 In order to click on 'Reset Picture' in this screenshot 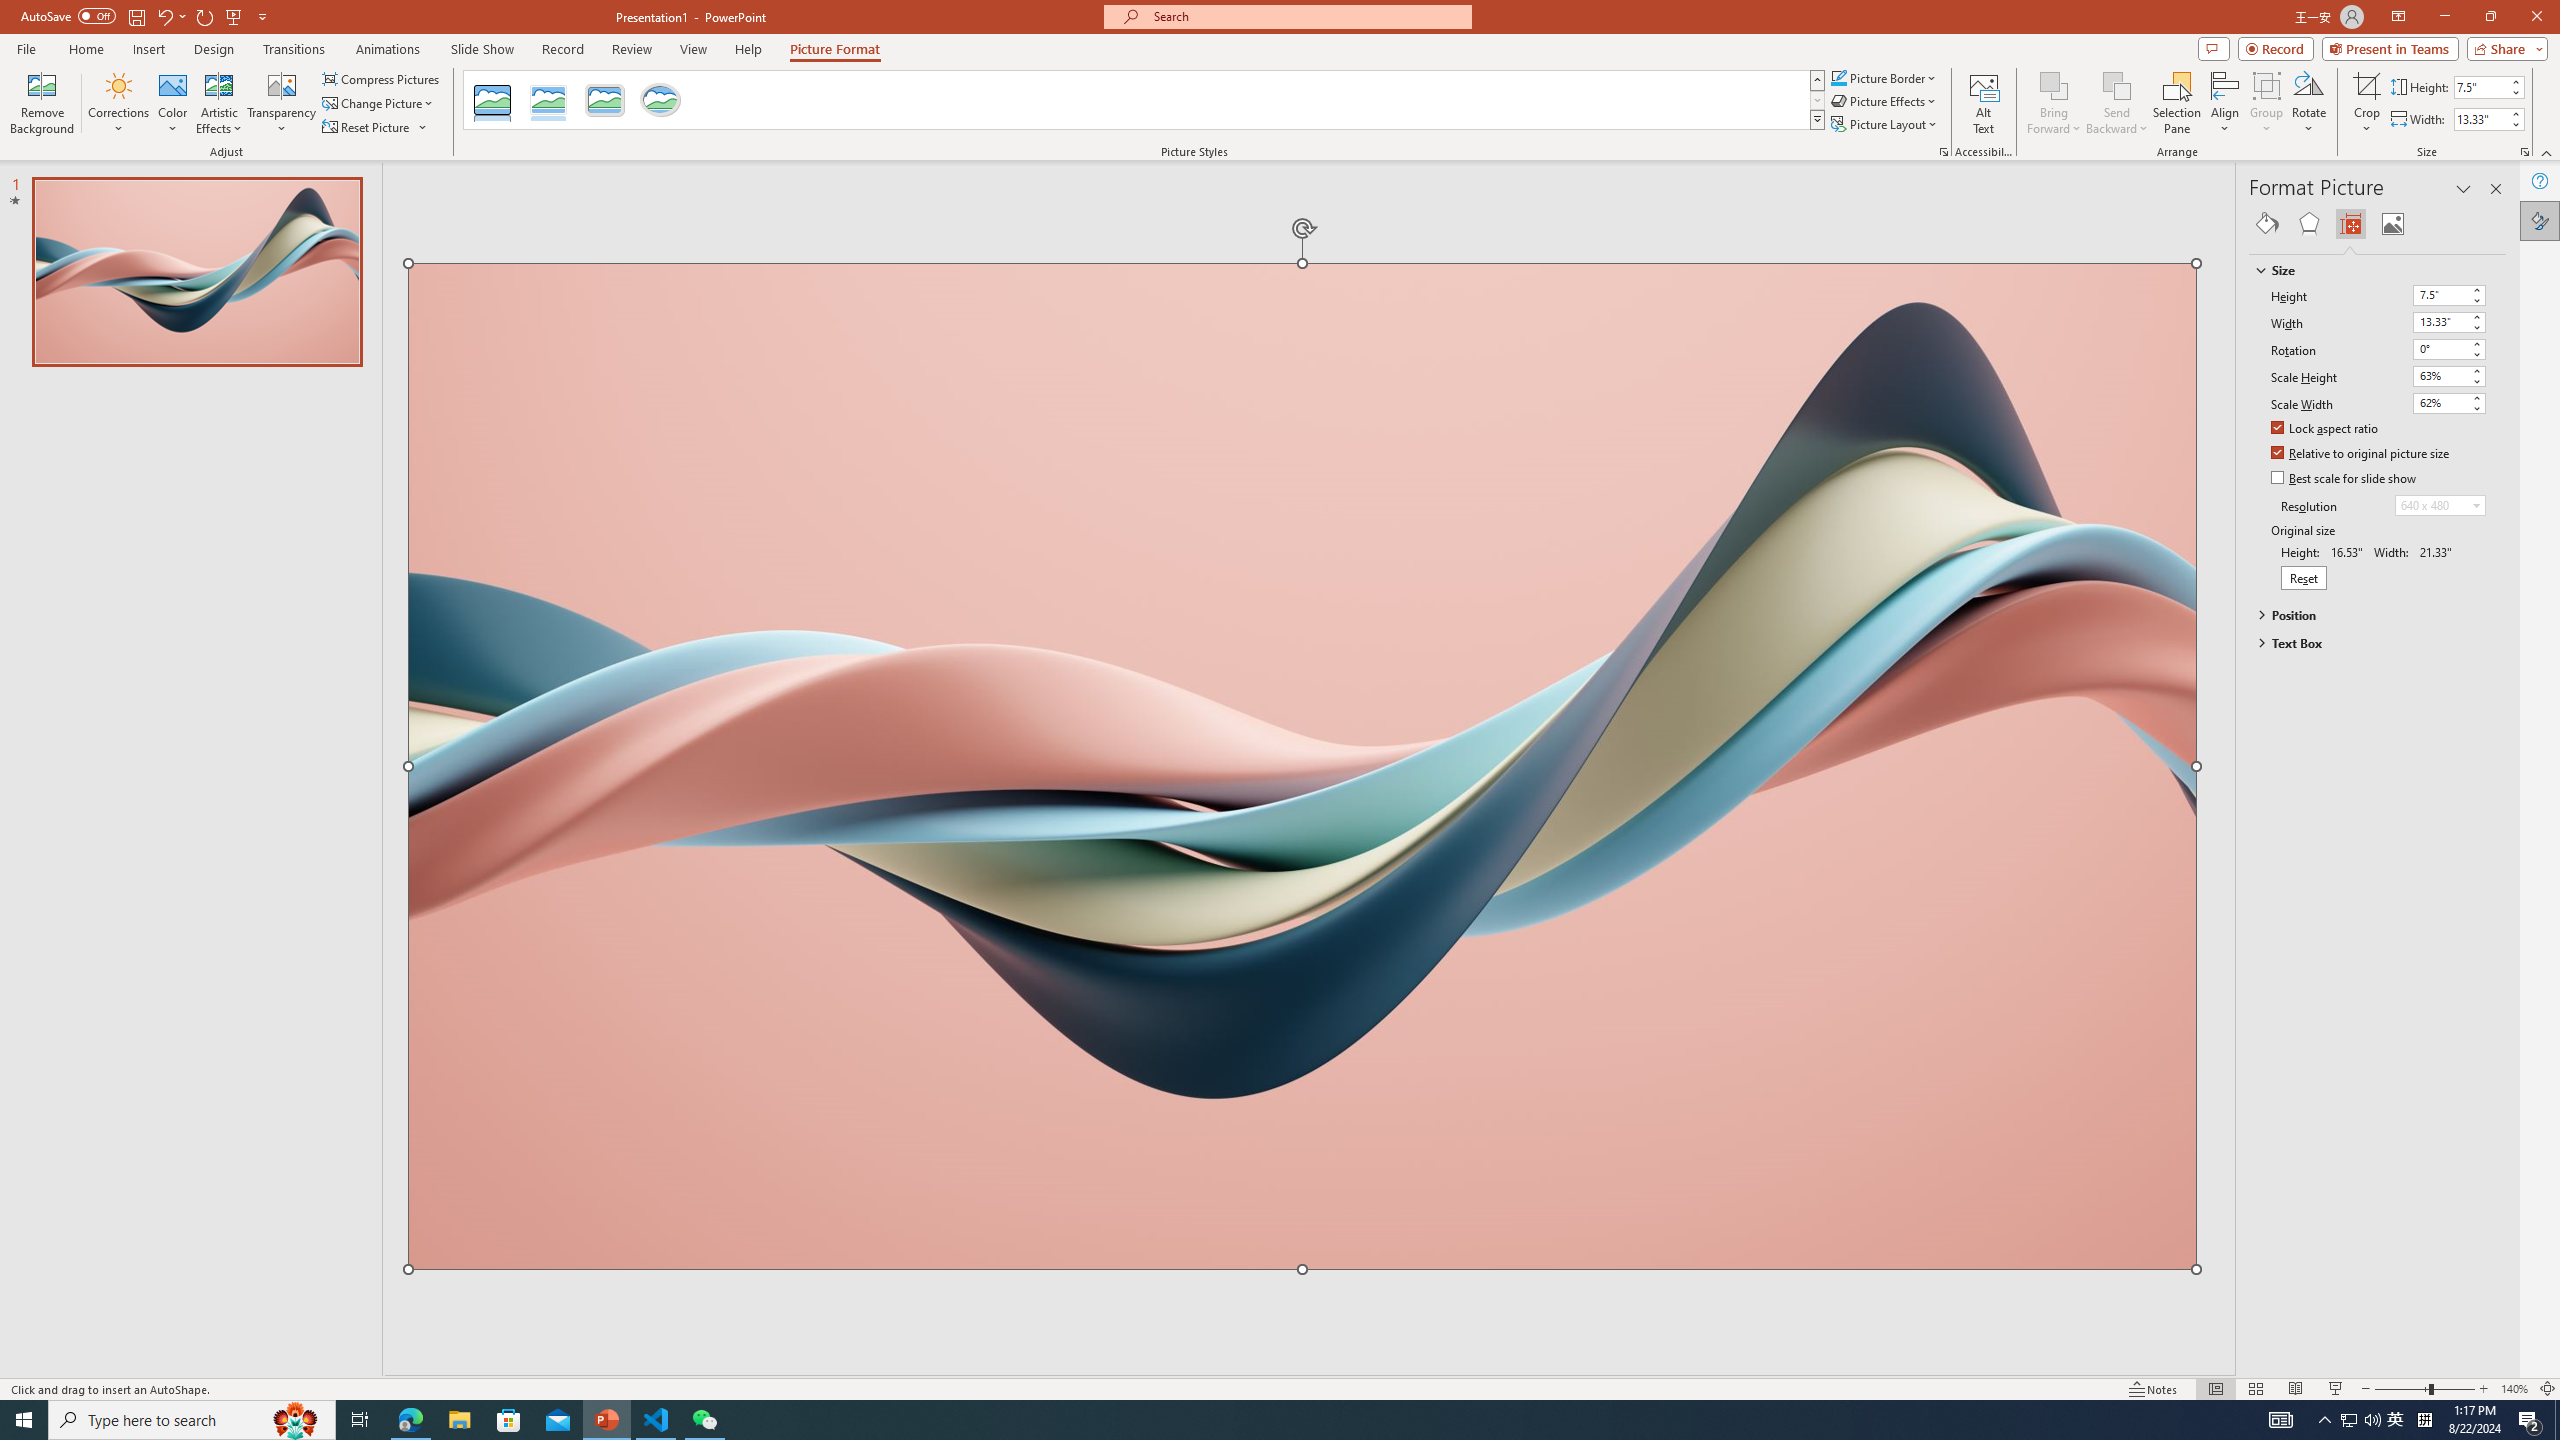, I will do `click(375, 127)`.